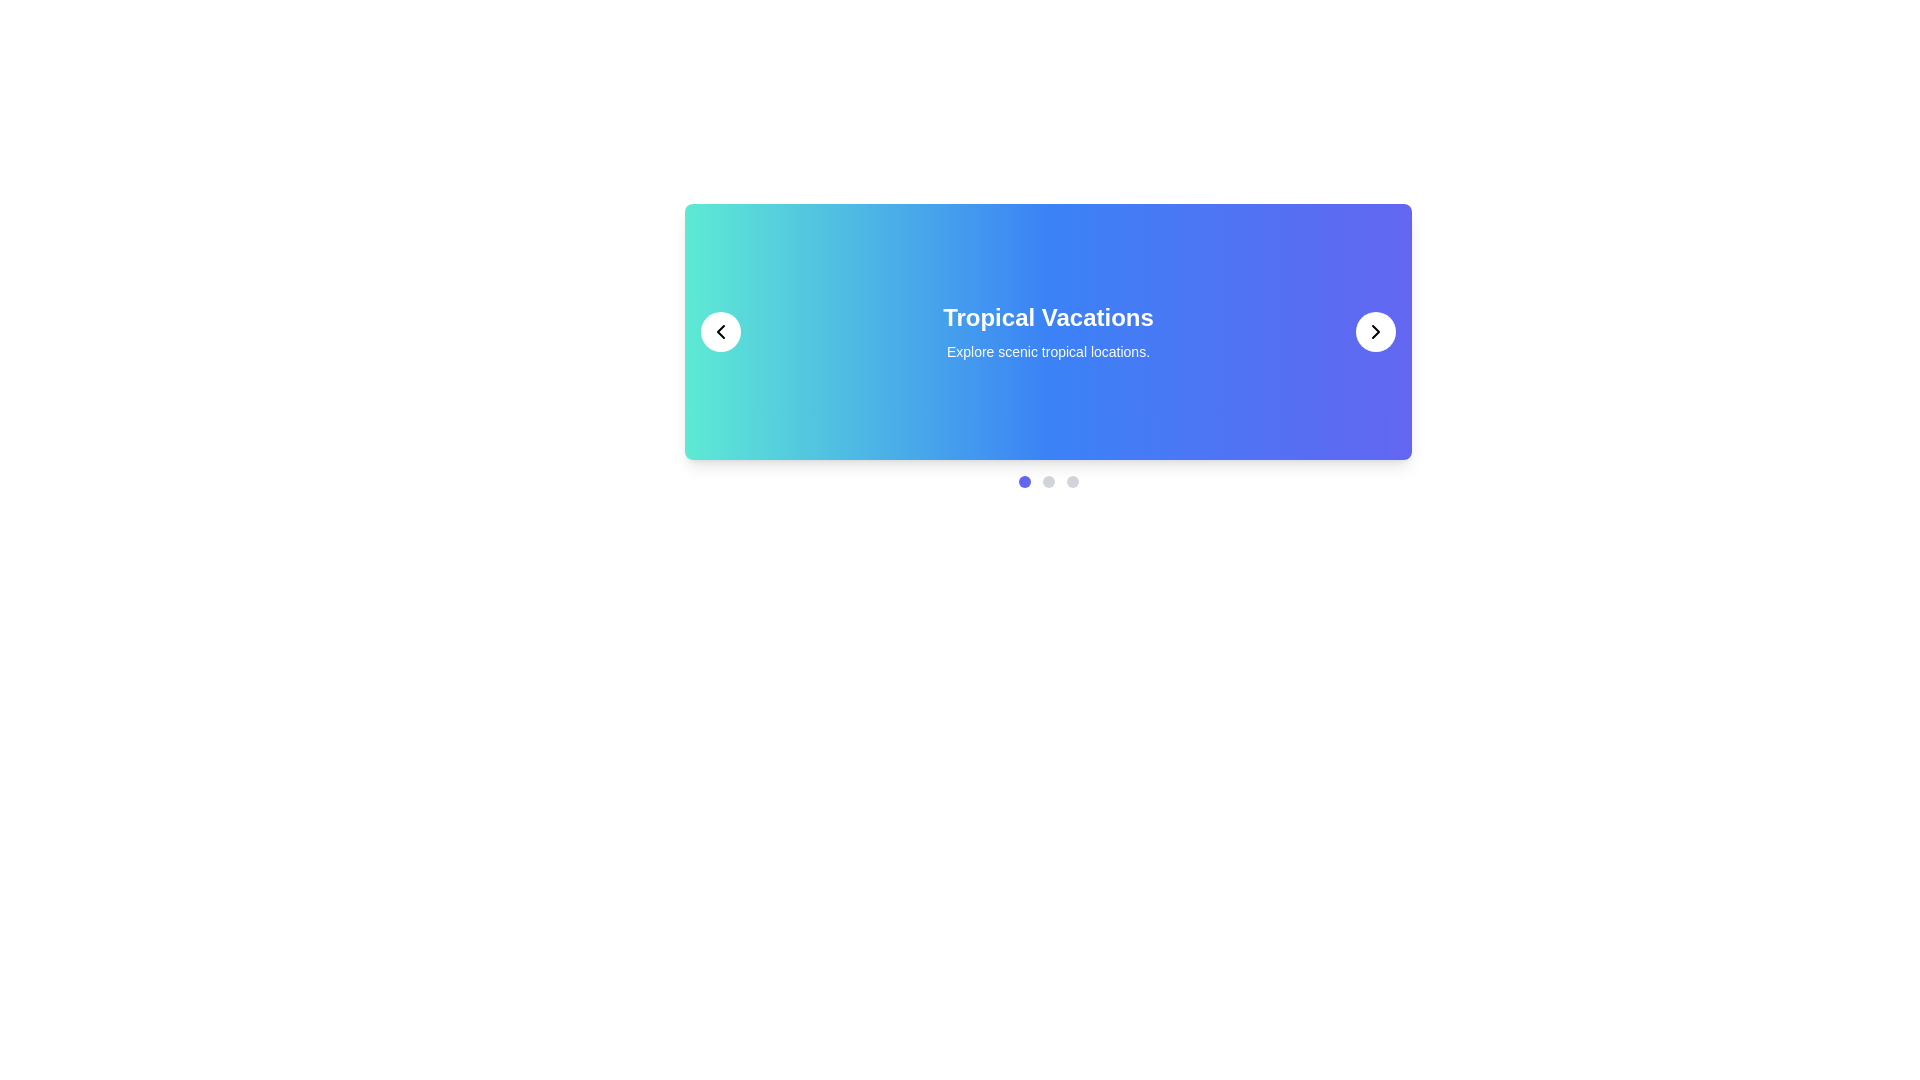 The height and width of the screenshot is (1080, 1920). What do you see at coordinates (720, 330) in the screenshot?
I see `the left-facing chevron icon within the rounded white button labeled 'Tropical Vacations'` at bounding box center [720, 330].